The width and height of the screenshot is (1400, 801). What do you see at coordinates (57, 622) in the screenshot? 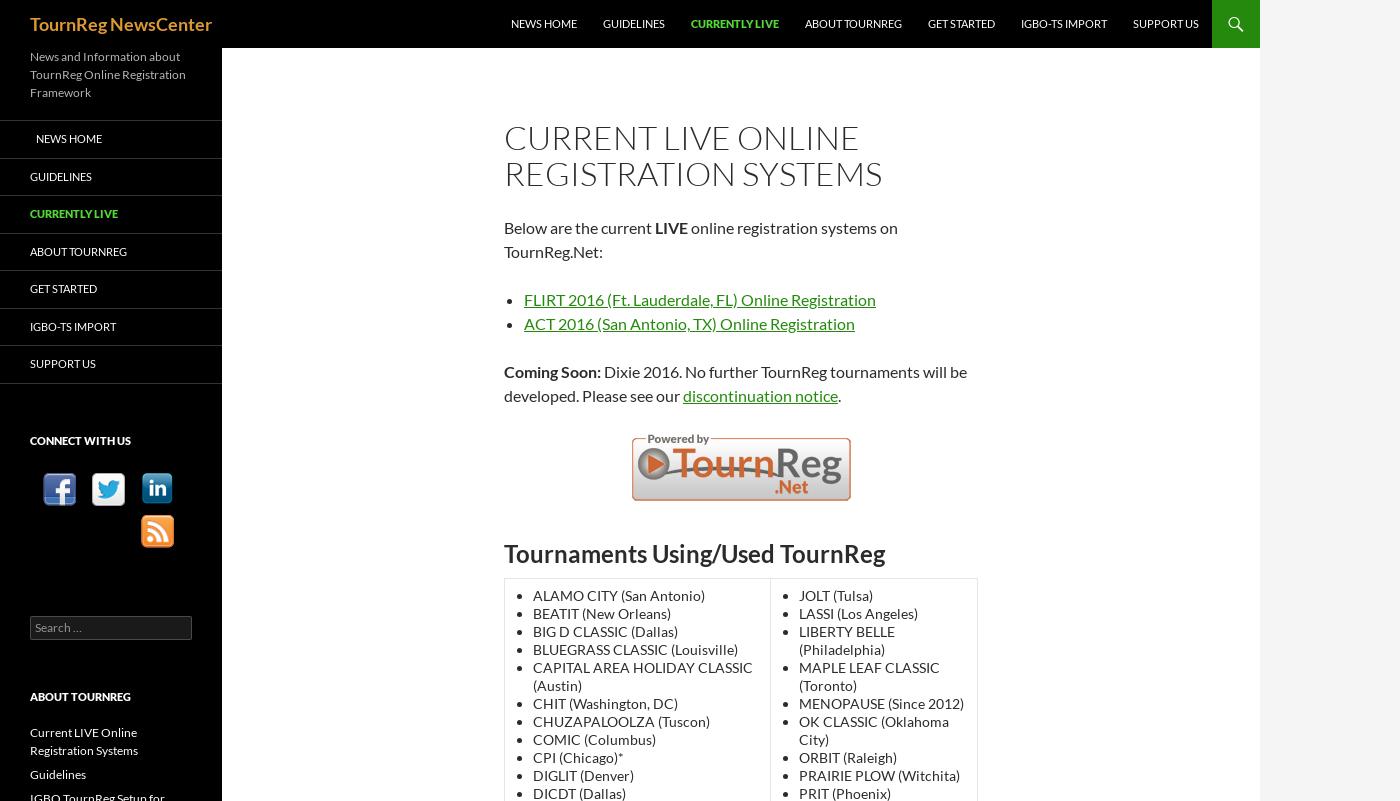
I see `'Search for:'` at bounding box center [57, 622].